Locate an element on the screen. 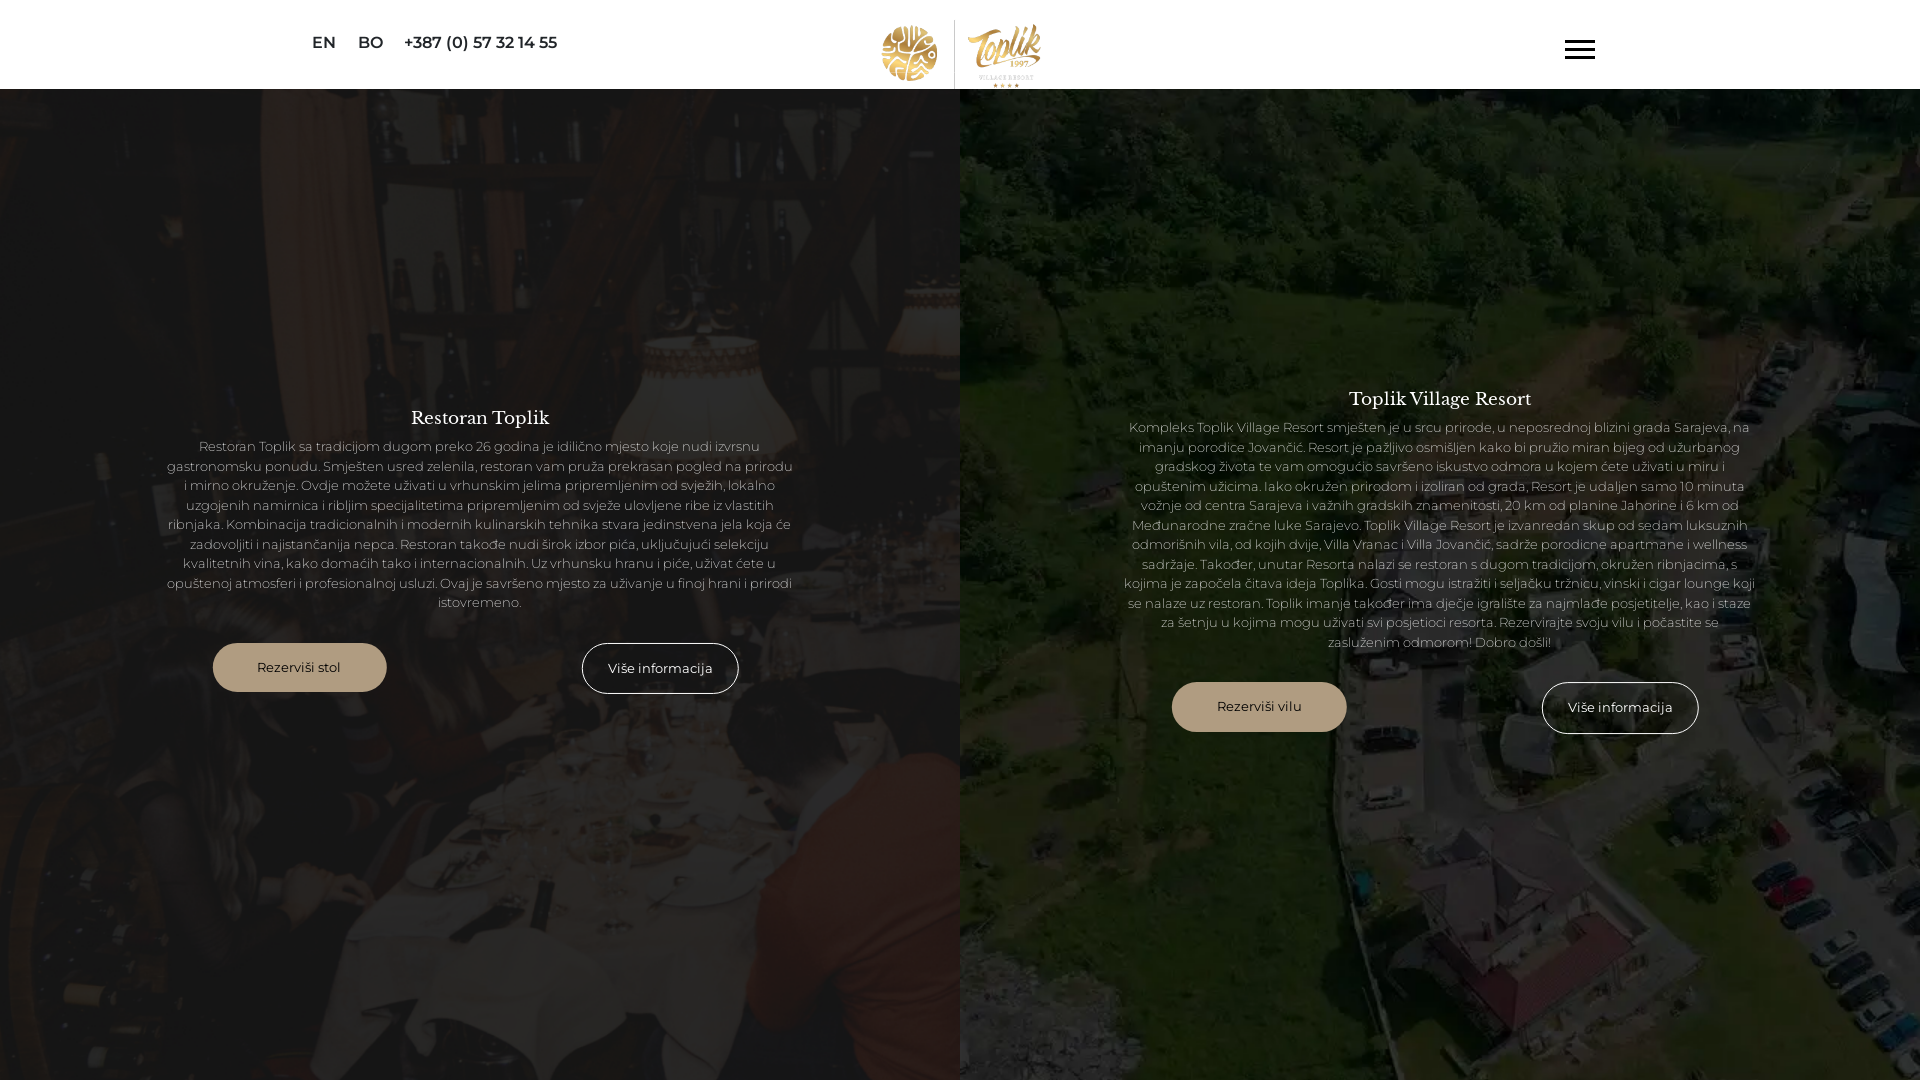 This screenshot has width=1920, height=1080. 'BO' is located at coordinates (358, 42).